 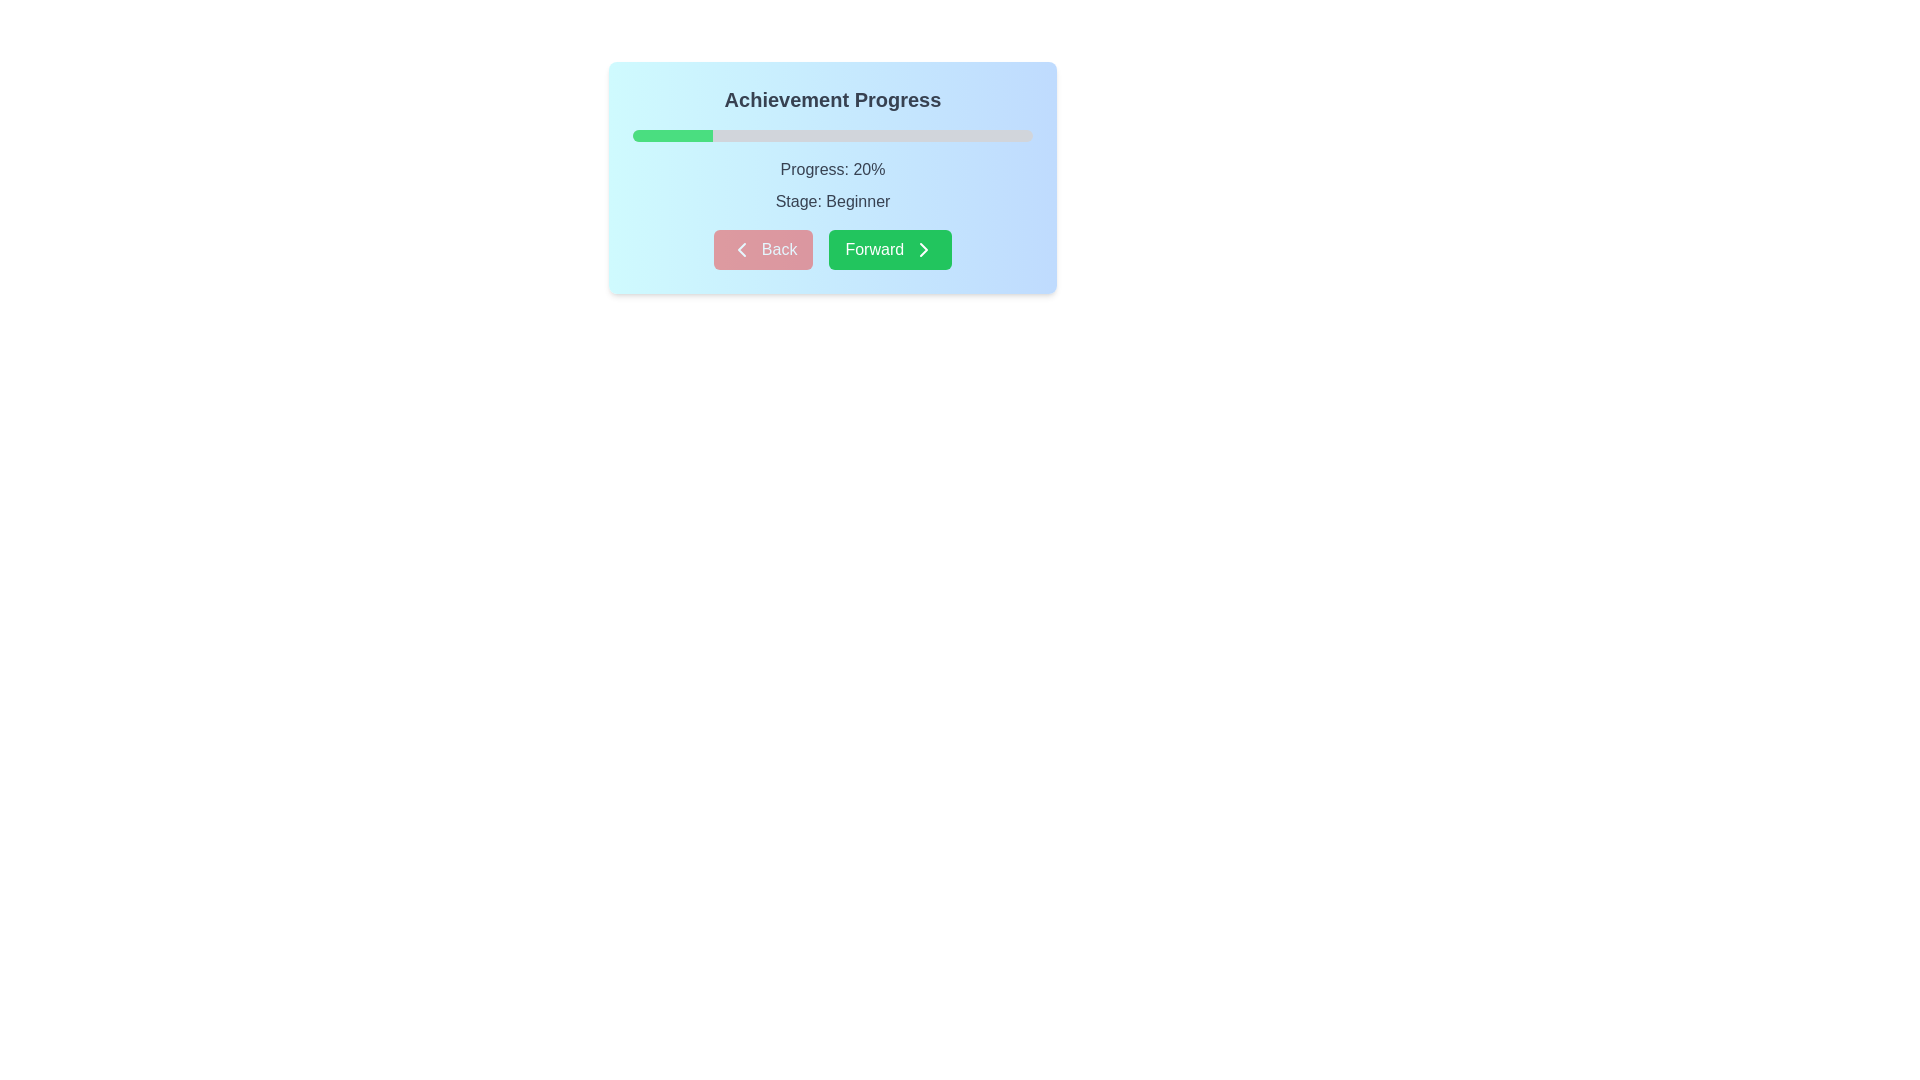 I want to click on the chevron icon on the left side of the 'Back' button, which is located at the bottom center of the 'Achievement Progress' card, so click(x=740, y=249).